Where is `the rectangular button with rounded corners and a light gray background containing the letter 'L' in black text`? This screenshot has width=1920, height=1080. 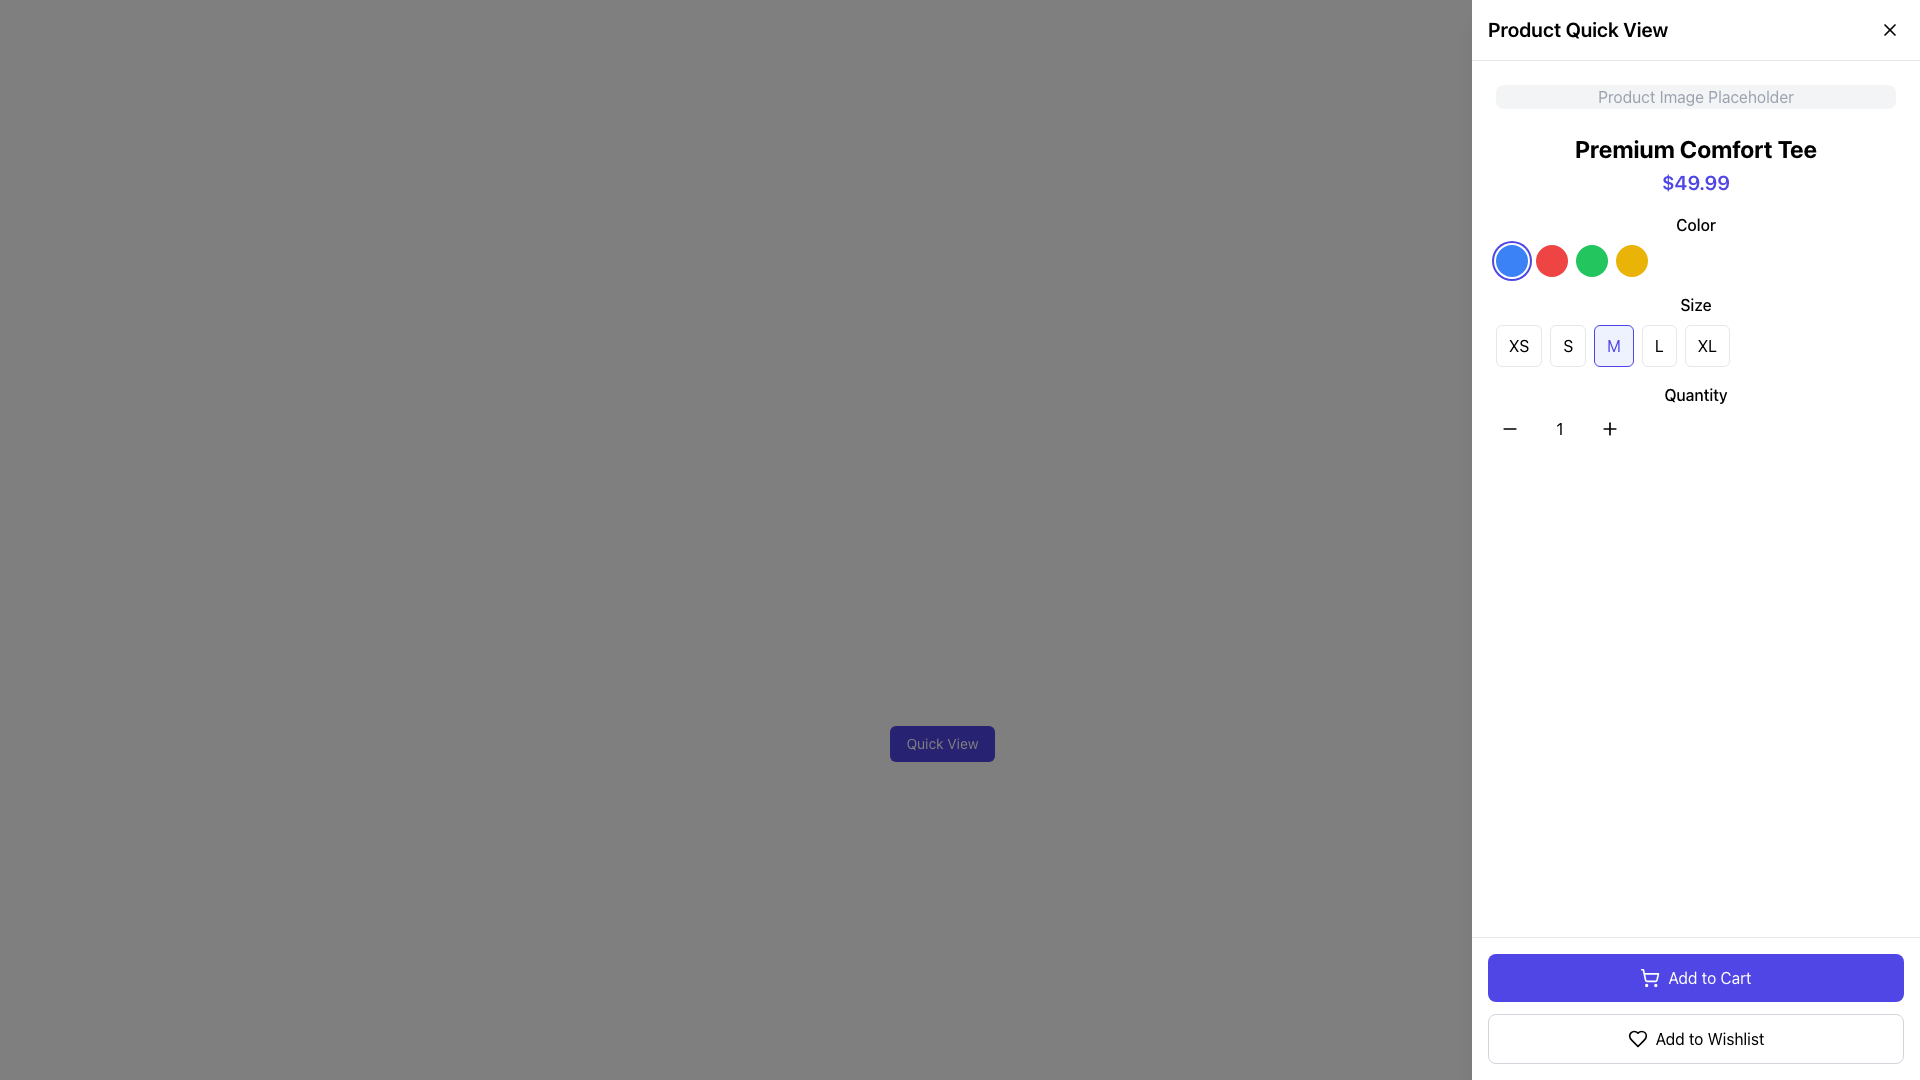 the rectangular button with rounded corners and a light gray background containing the letter 'L' in black text is located at coordinates (1659, 345).